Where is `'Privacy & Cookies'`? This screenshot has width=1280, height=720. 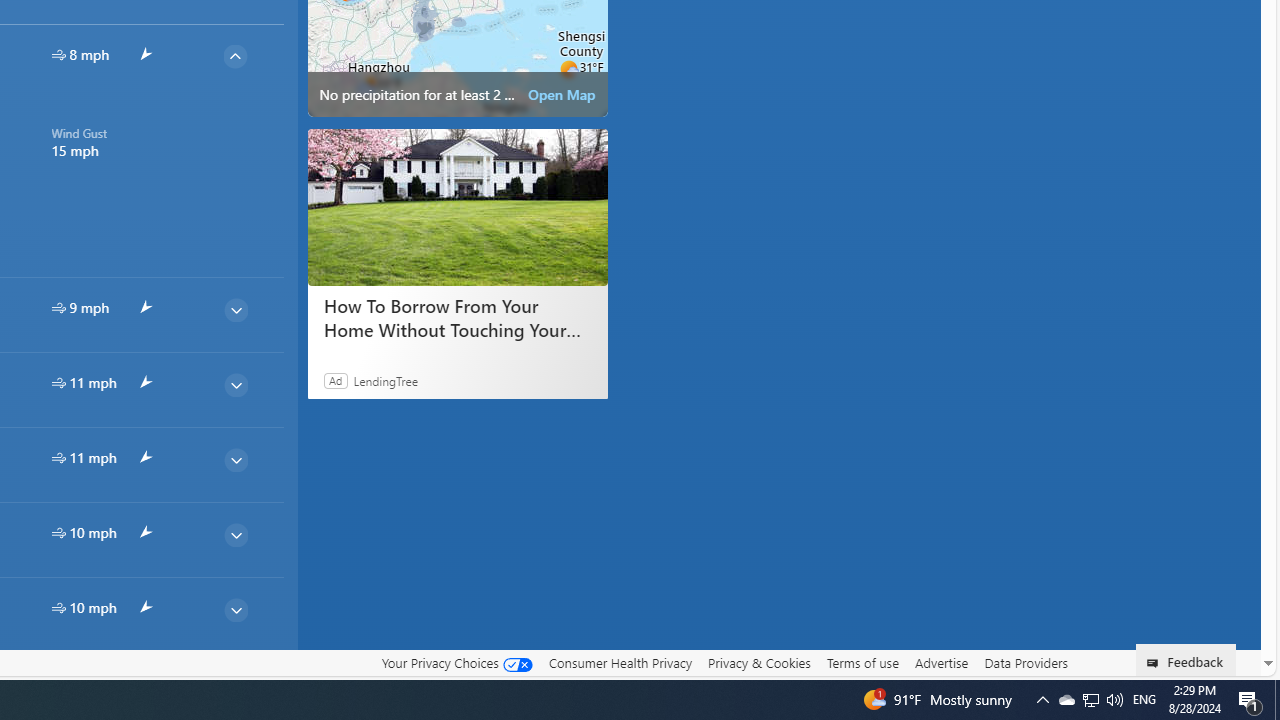 'Privacy & Cookies' is located at coordinates (758, 663).